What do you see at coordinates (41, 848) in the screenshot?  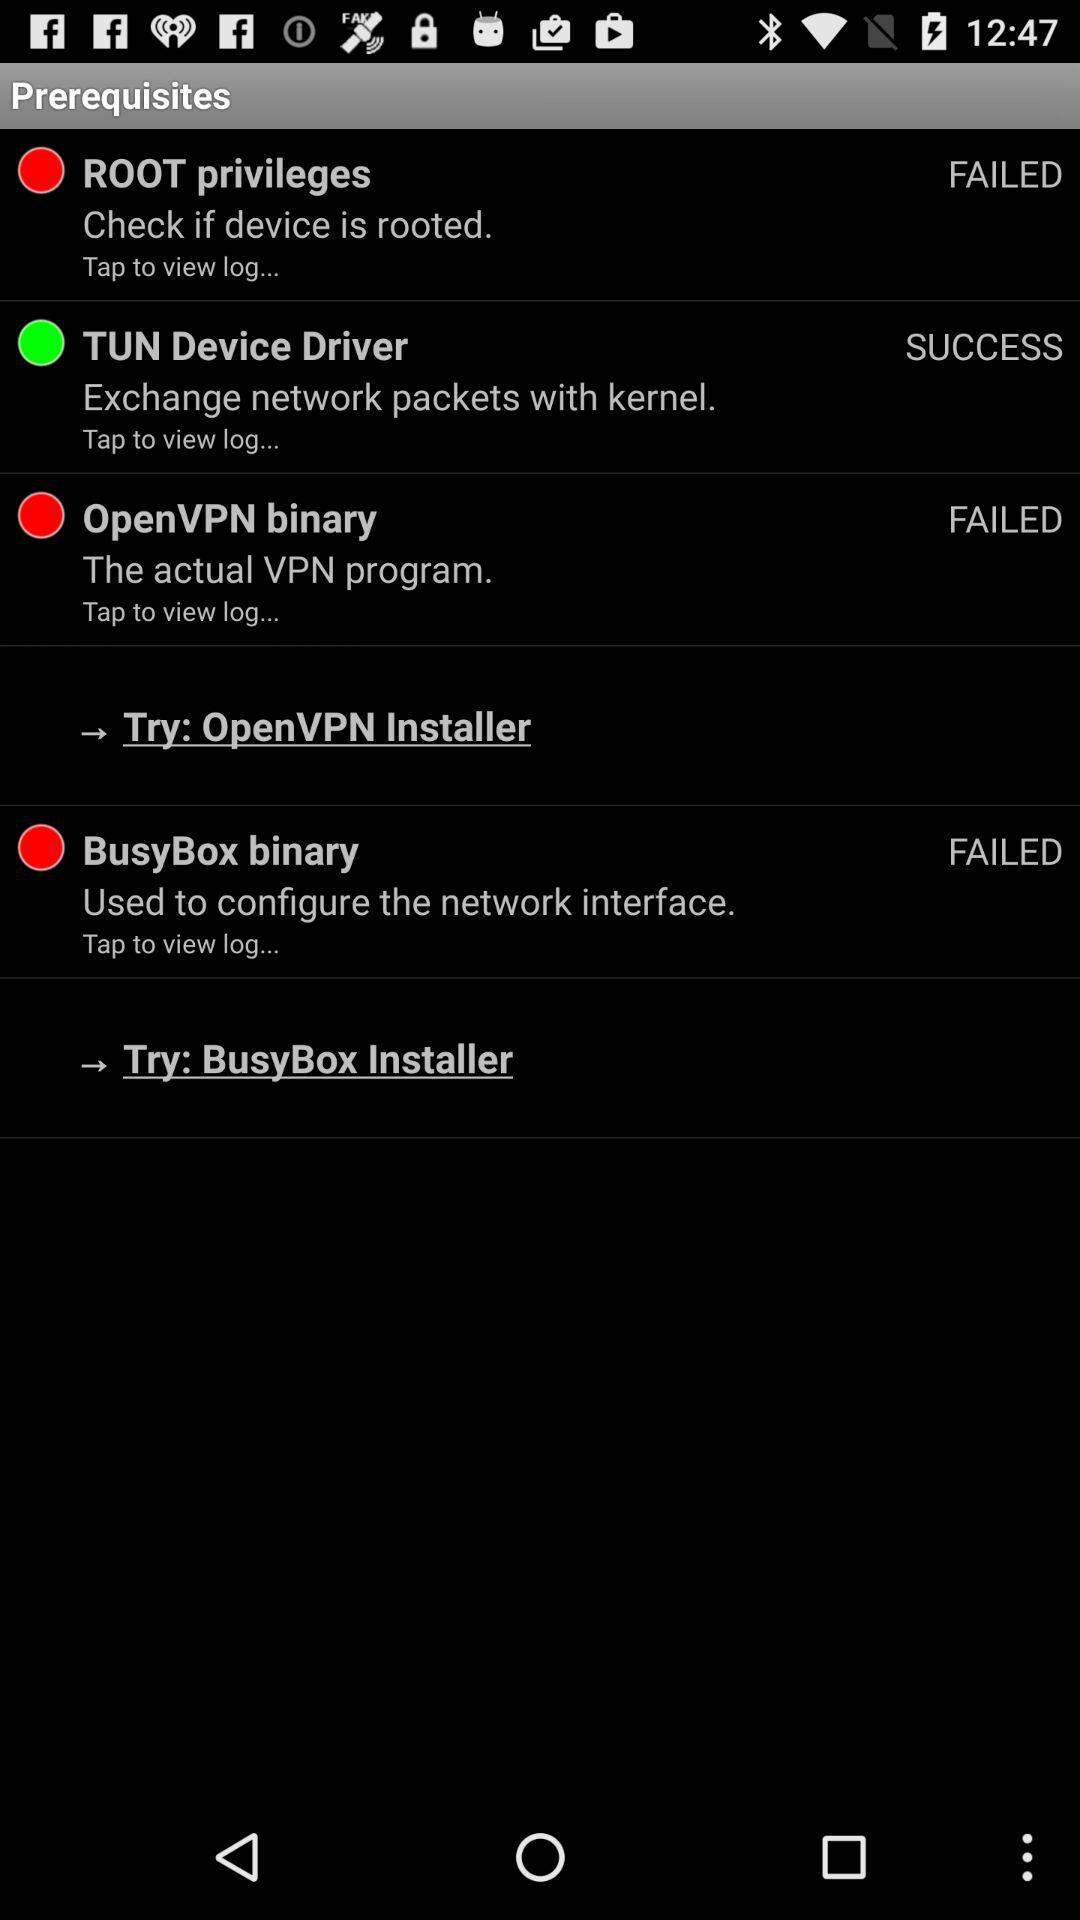 I see `the last red dot` at bounding box center [41, 848].